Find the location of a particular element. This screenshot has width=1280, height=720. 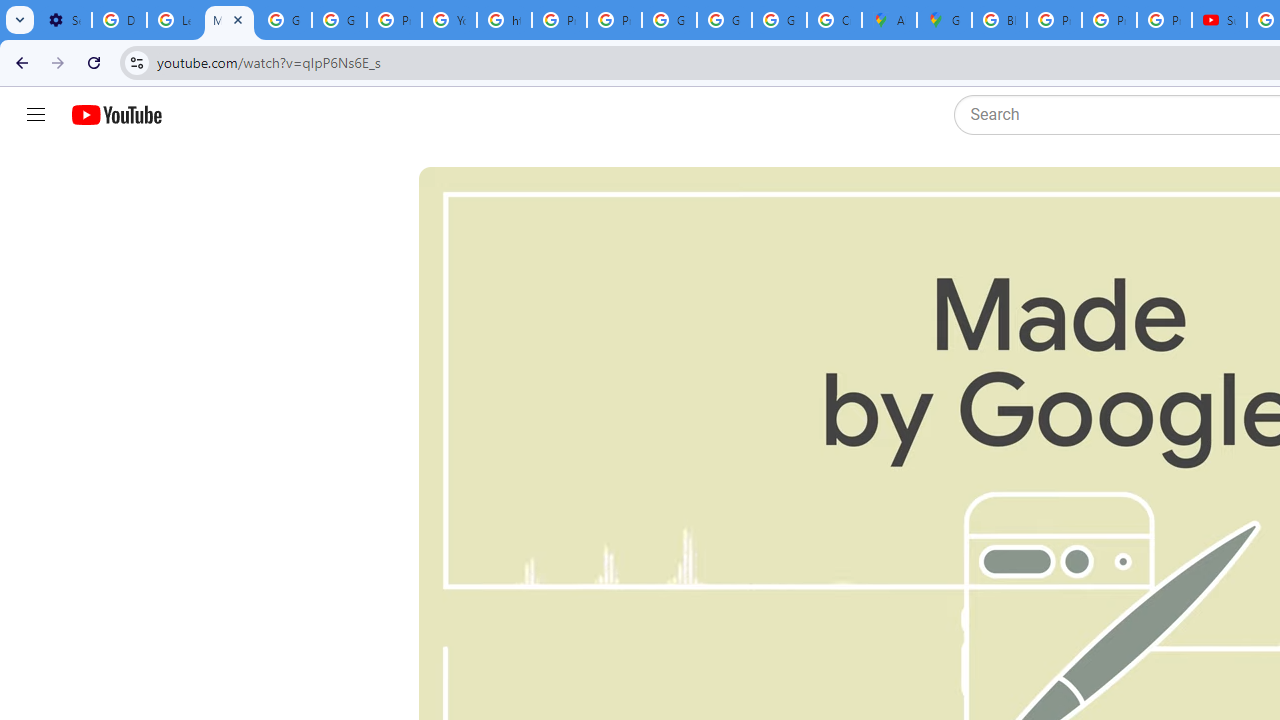

'Settings - Customize profile' is located at coordinates (64, 20).